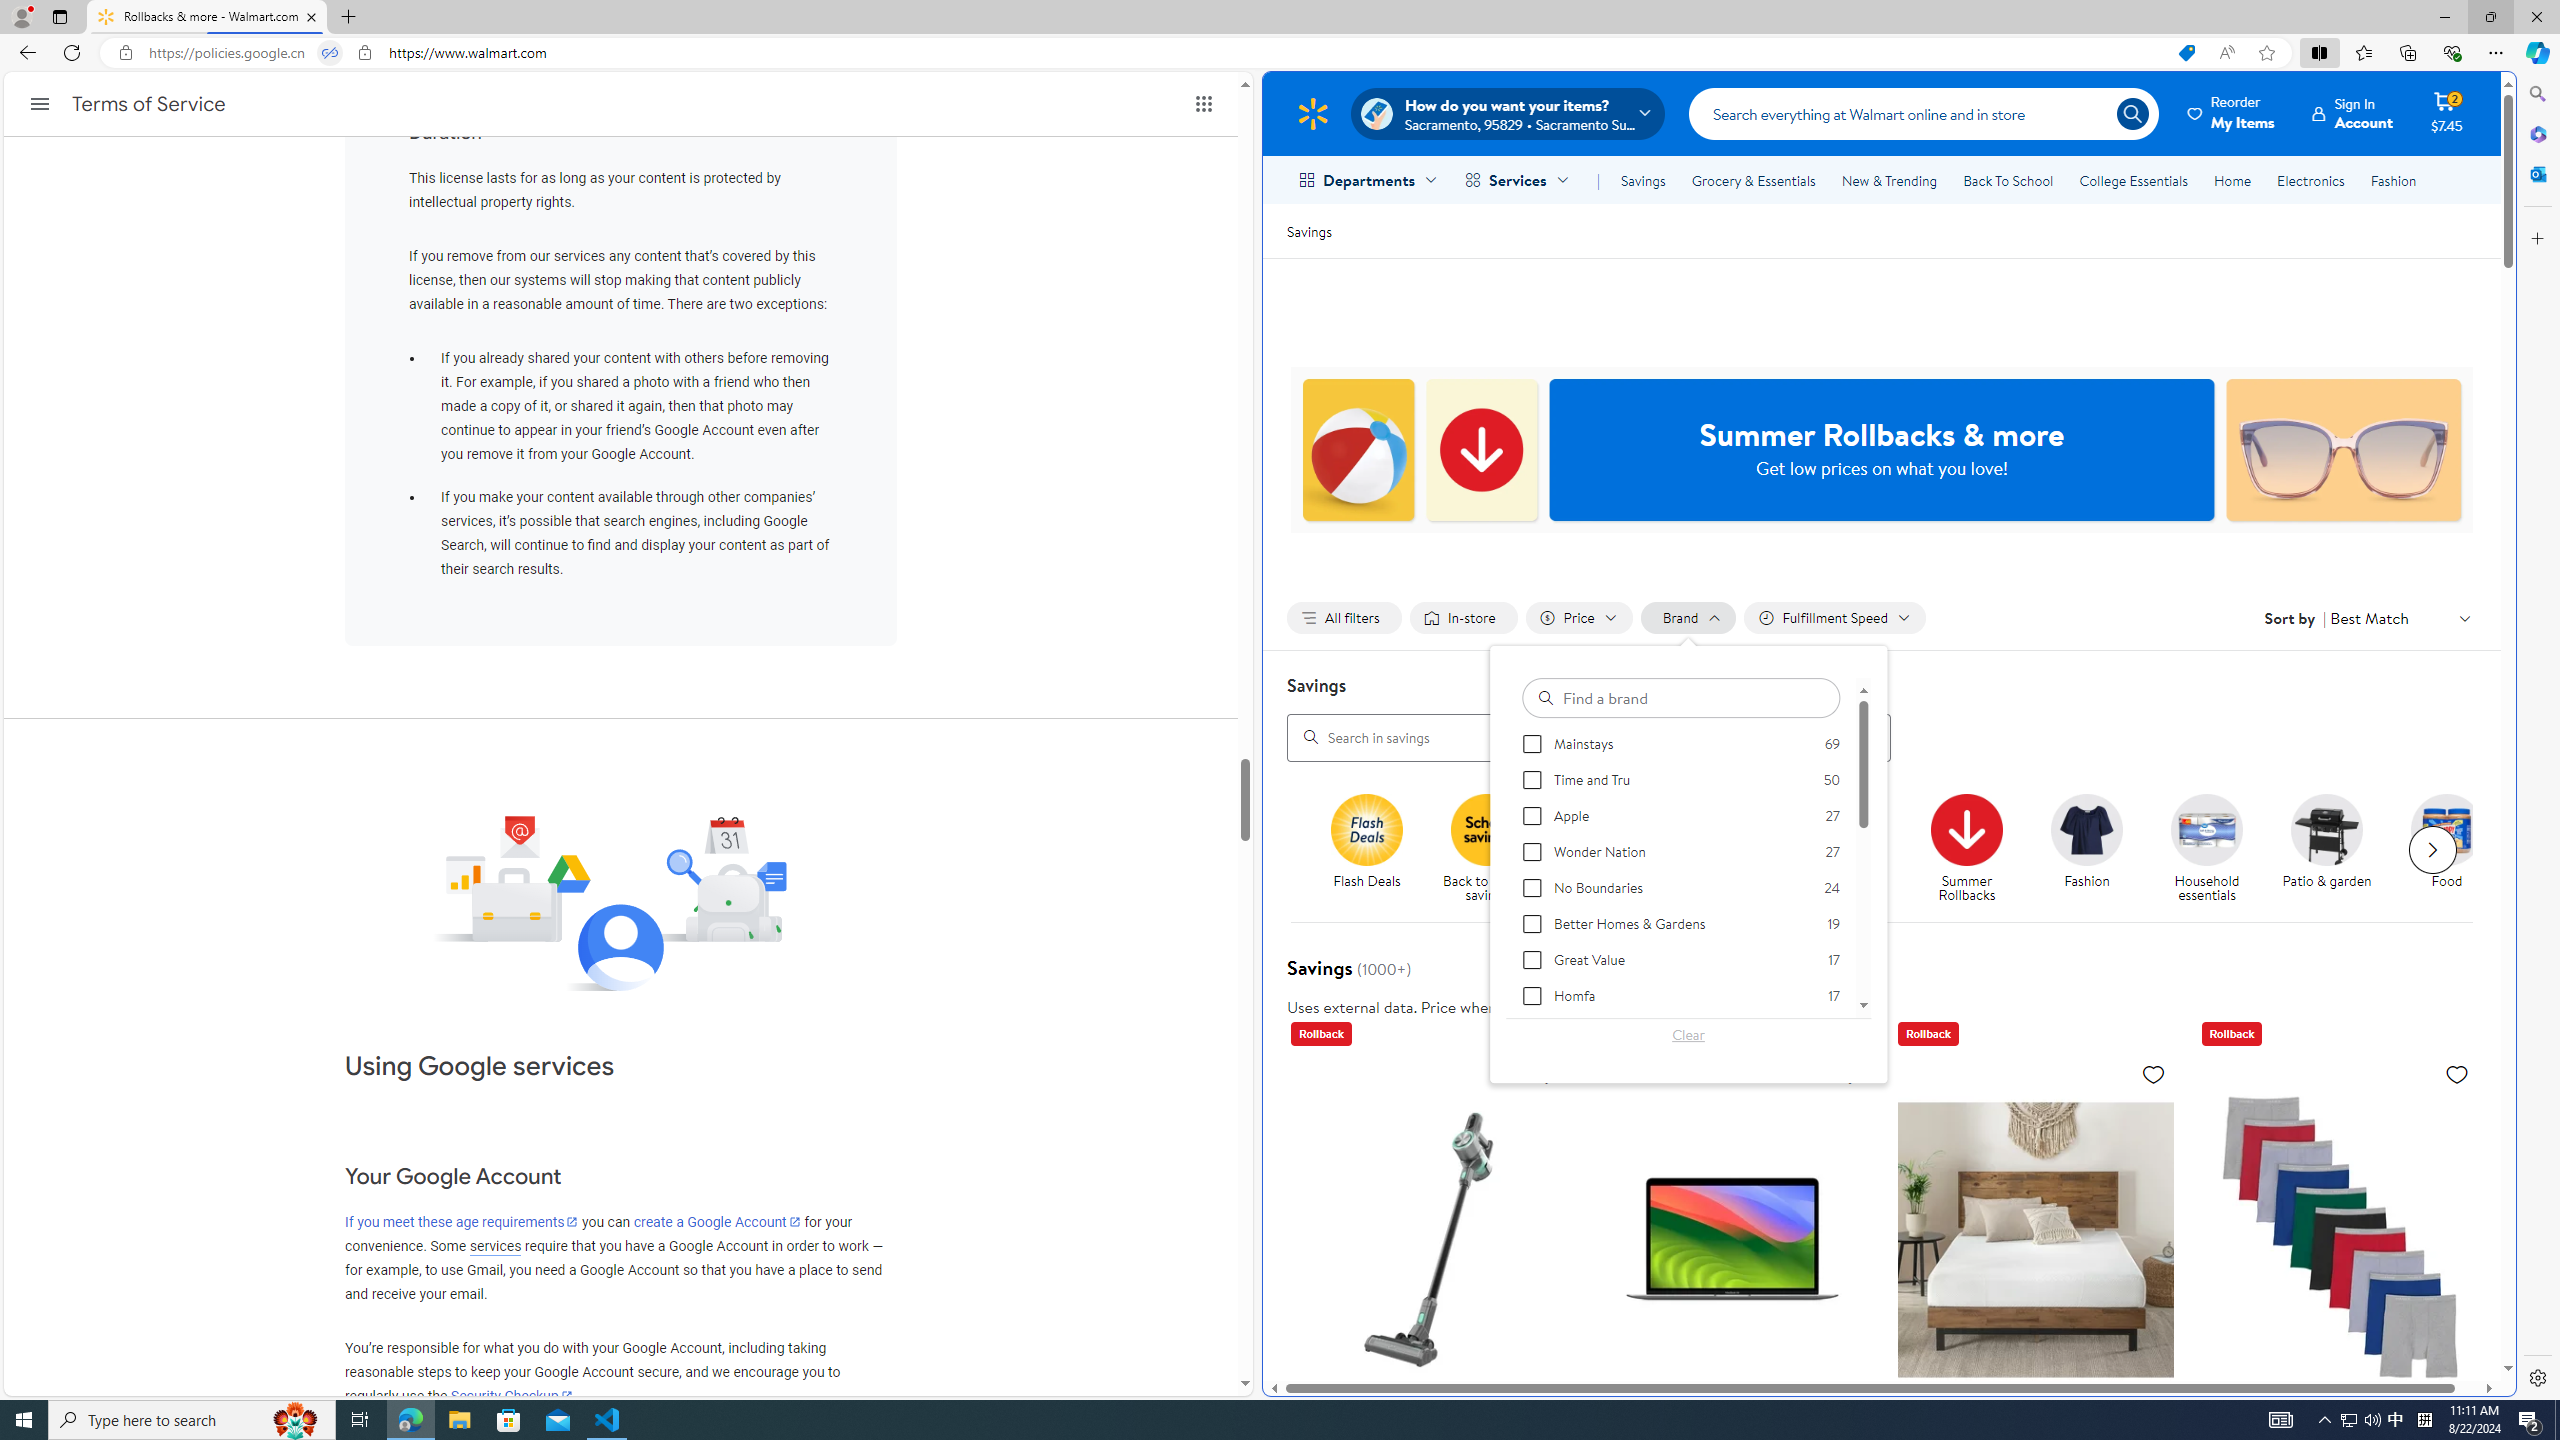 The image size is (2560, 1440). What do you see at coordinates (1606, 828) in the screenshot?
I see `'Back to College savings'` at bounding box center [1606, 828].